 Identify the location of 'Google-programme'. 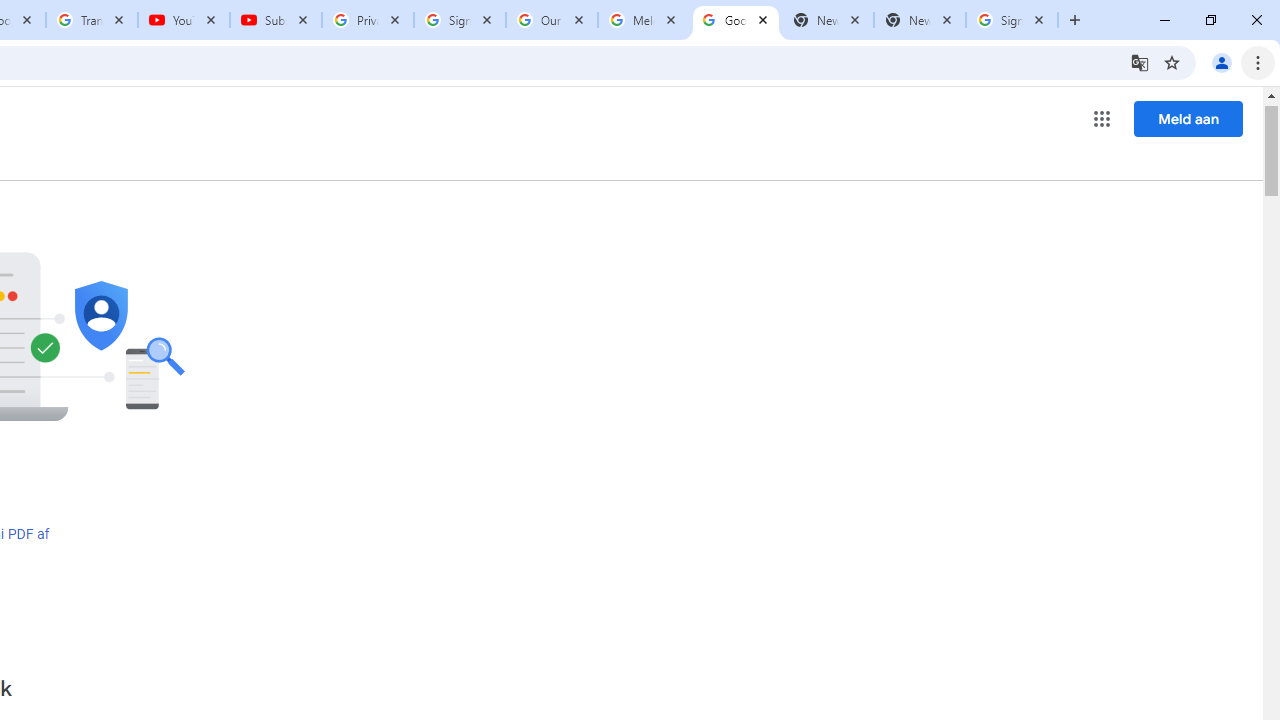
(1101, 119).